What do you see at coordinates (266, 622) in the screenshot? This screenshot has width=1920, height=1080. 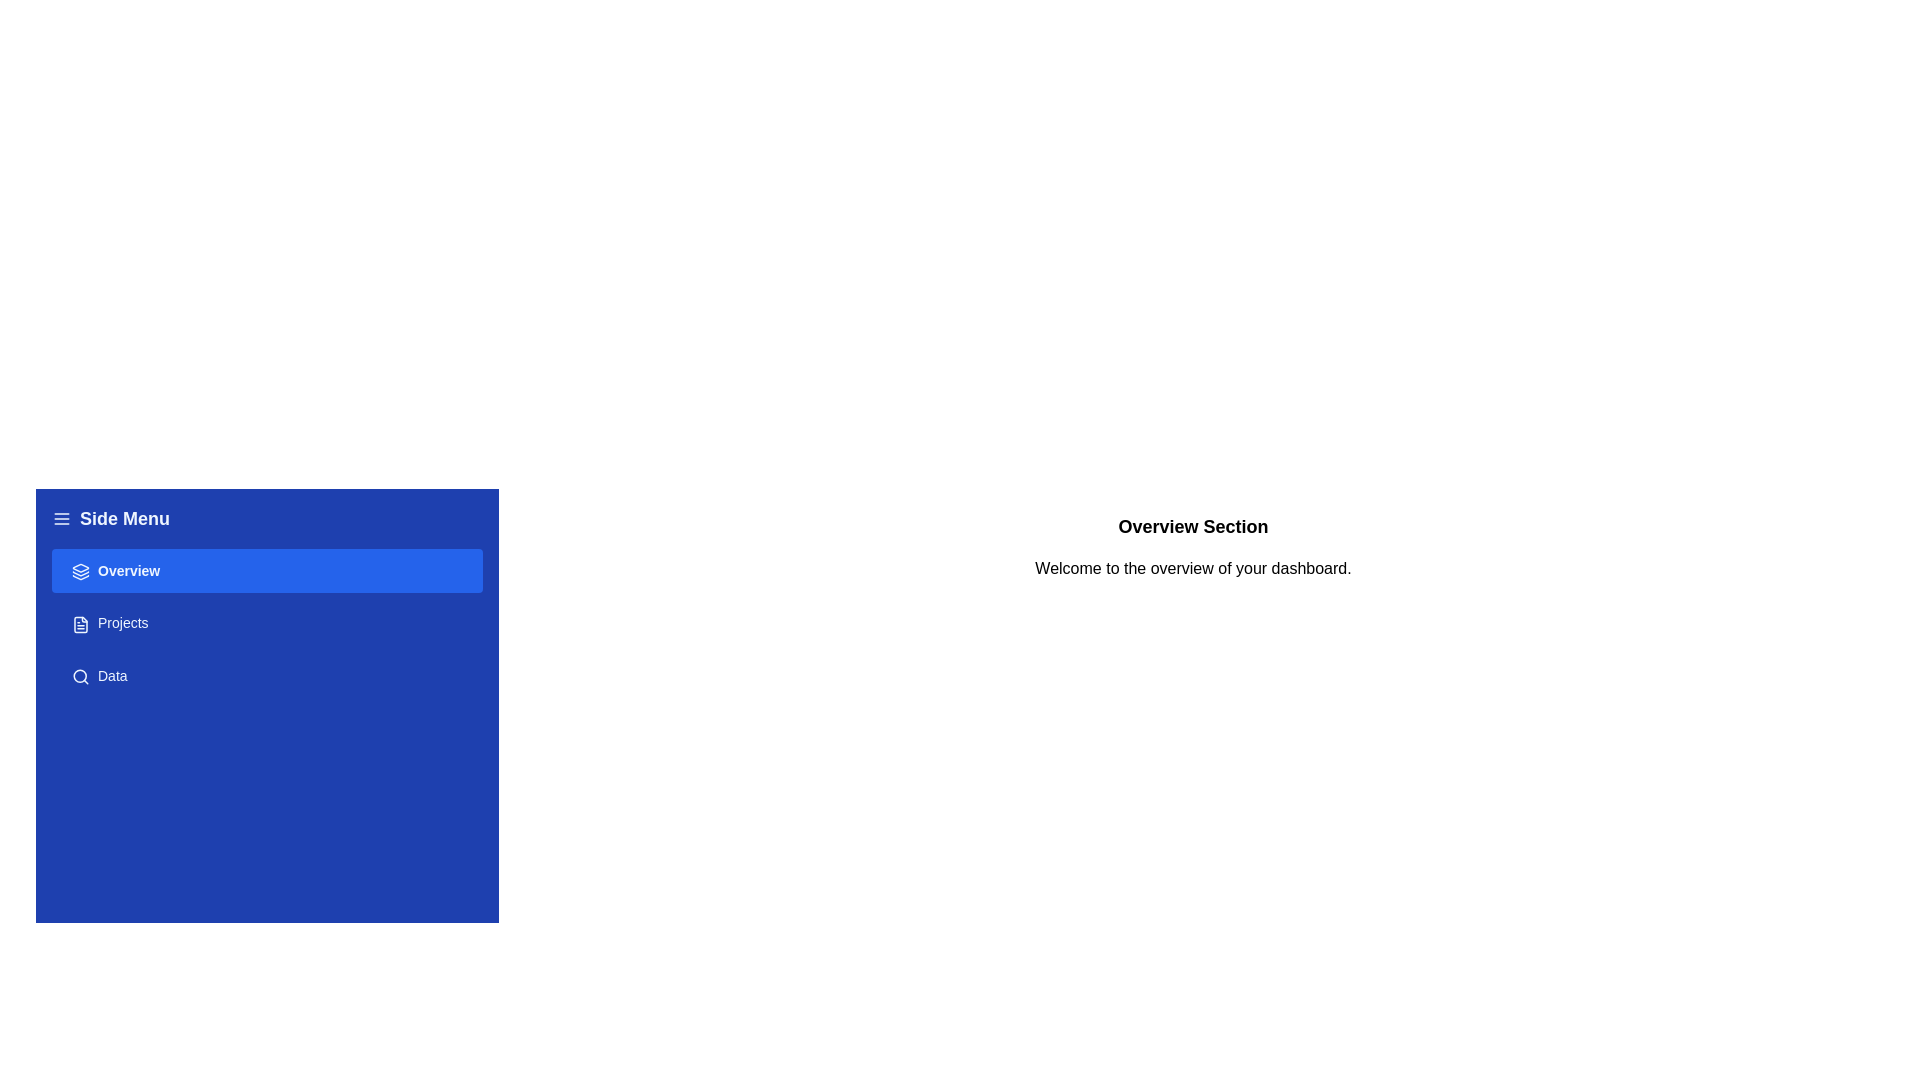 I see `the 'Projects' button in the sidebar` at bounding box center [266, 622].